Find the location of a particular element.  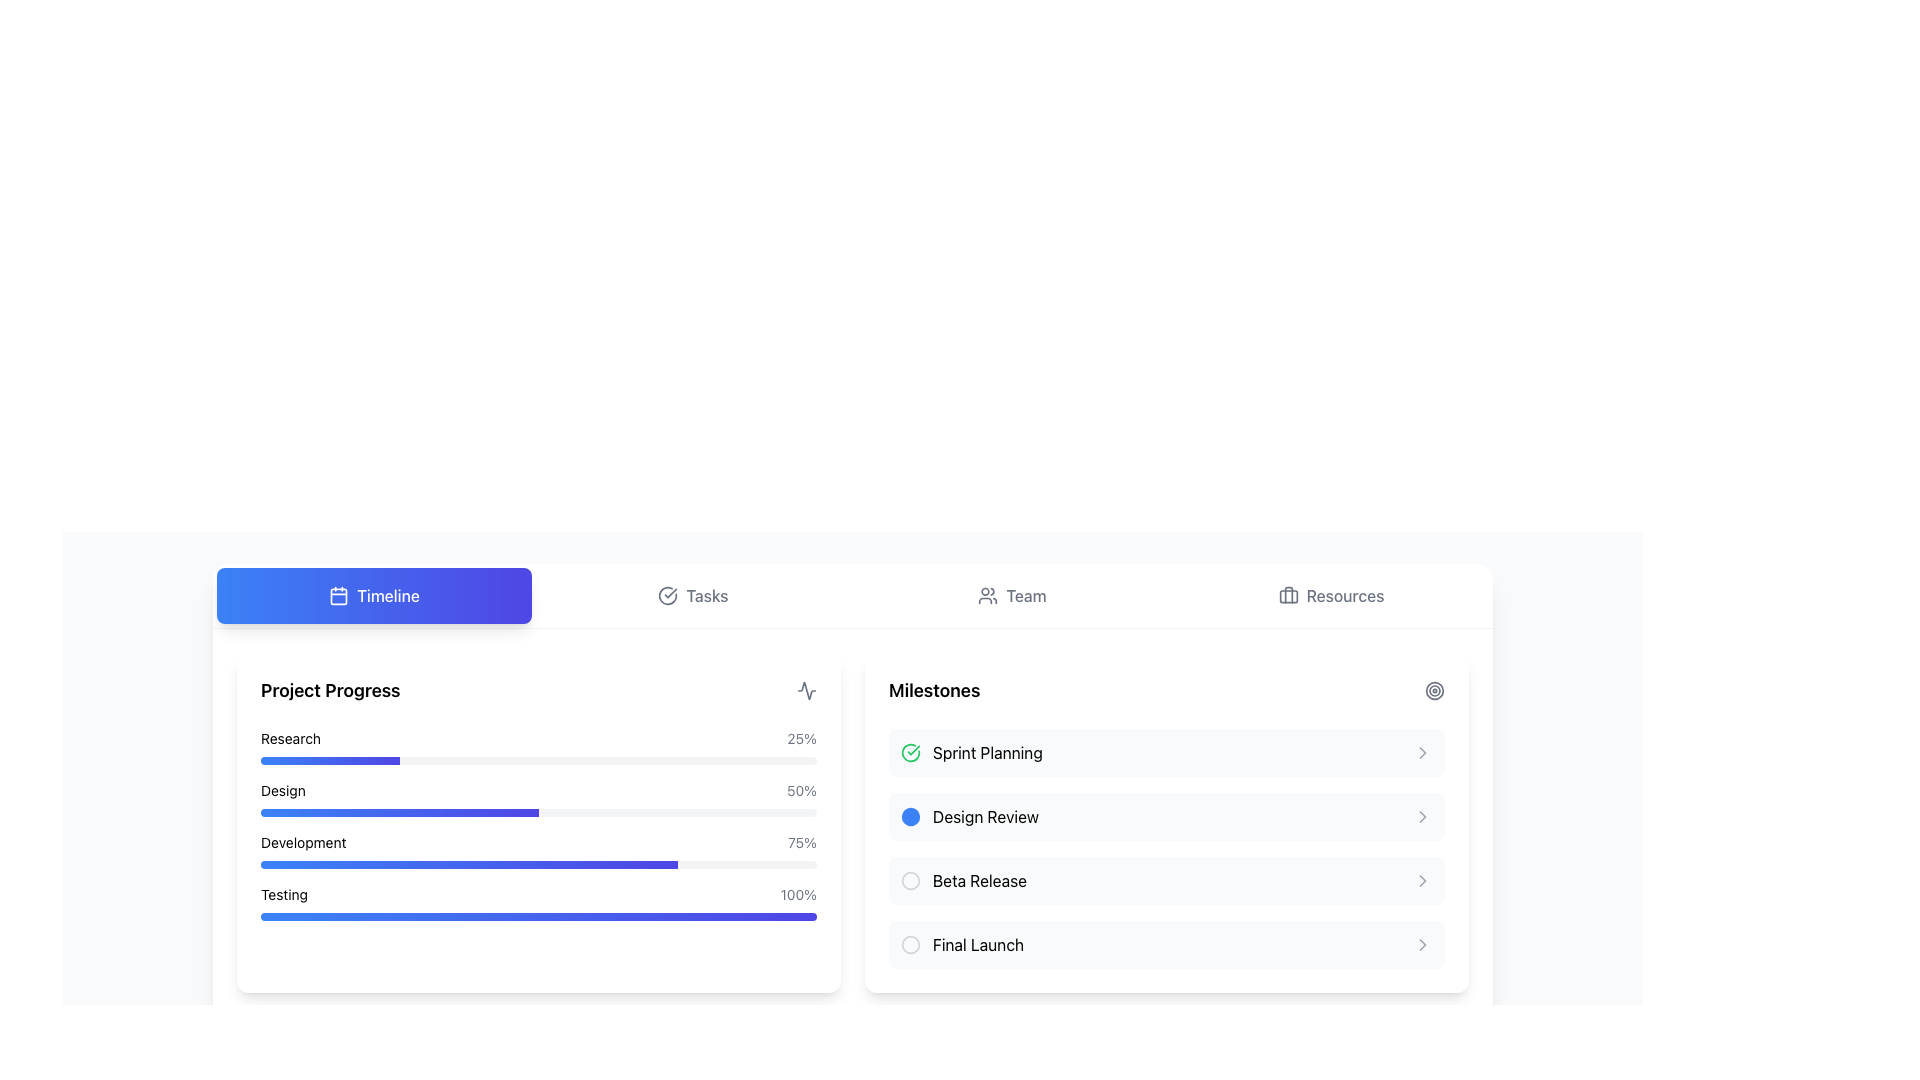

the 'Beta Release' milestone card, the third item in the 'Milestones' list is located at coordinates (1166, 879).